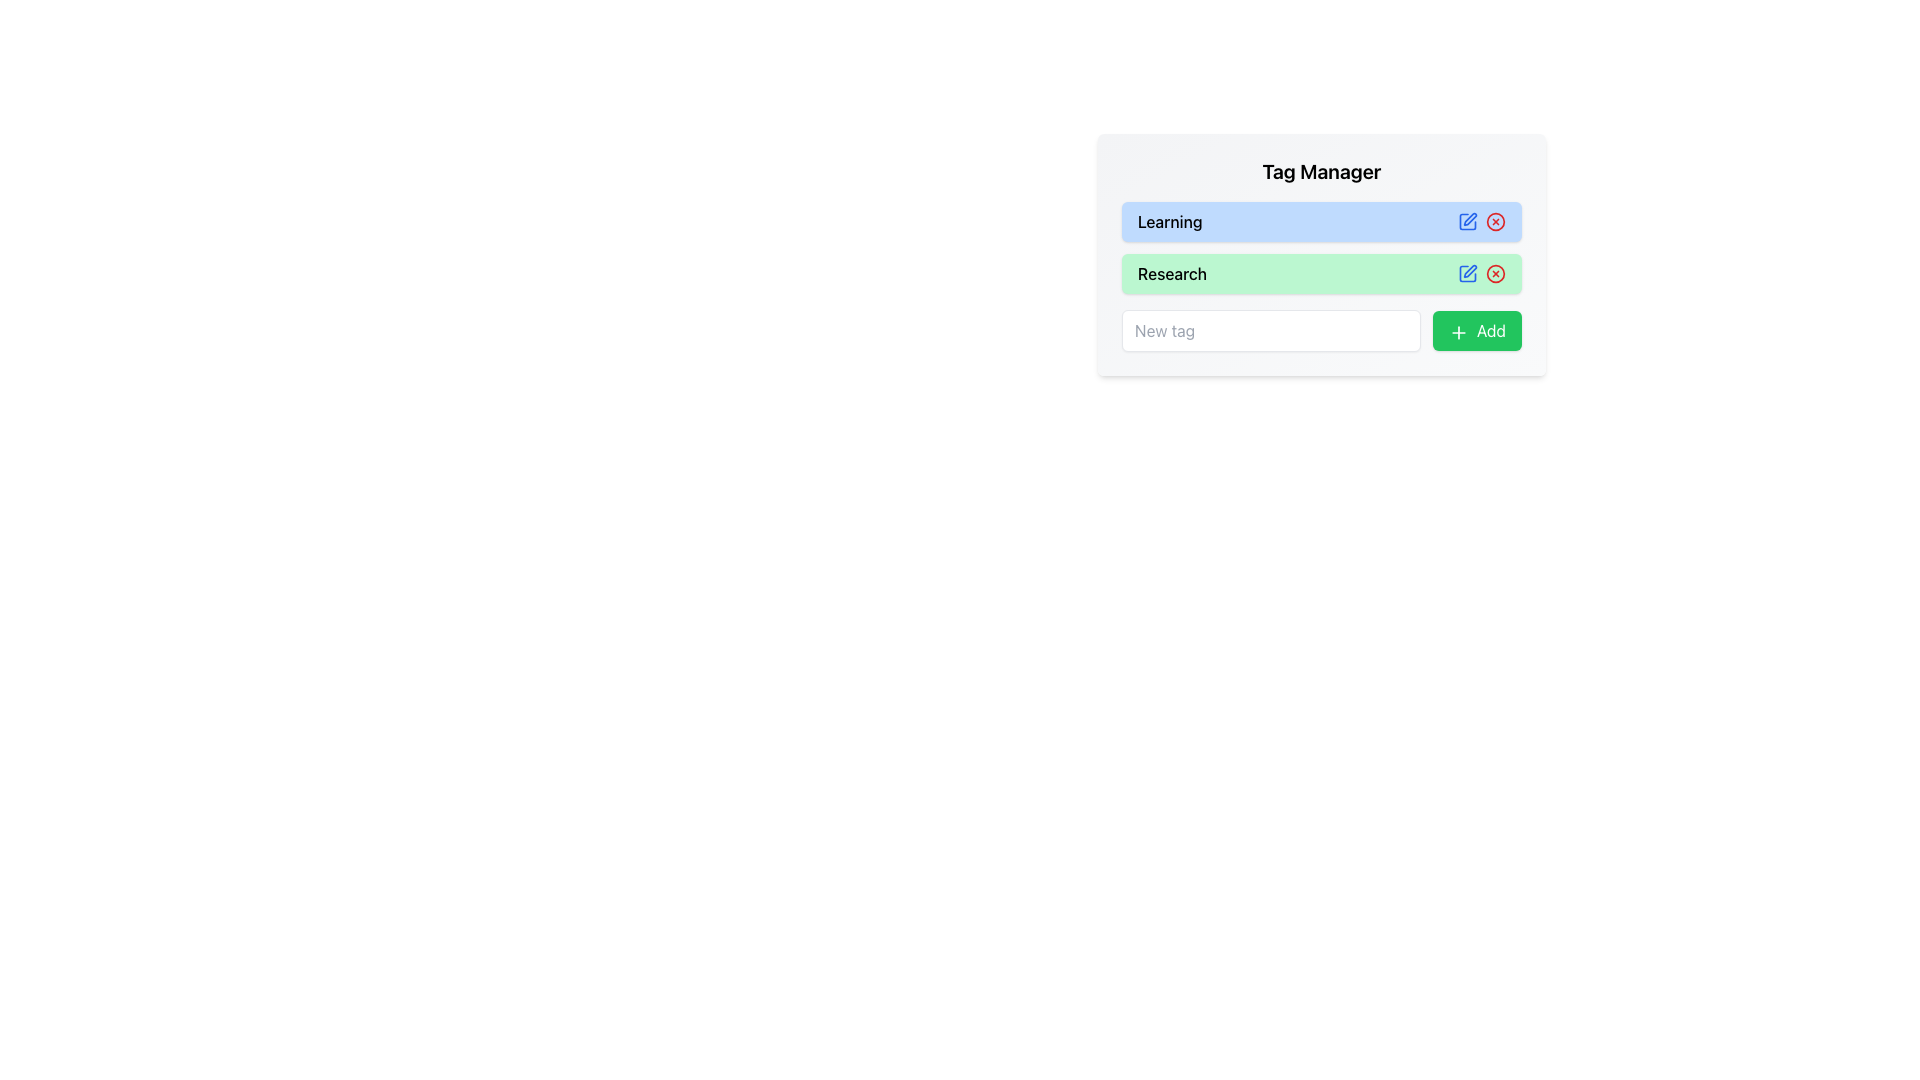 This screenshot has height=1080, width=1920. I want to click on the edit icon button located in the top-right corner of the blue 'Learning' tag, so click(1468, 222).